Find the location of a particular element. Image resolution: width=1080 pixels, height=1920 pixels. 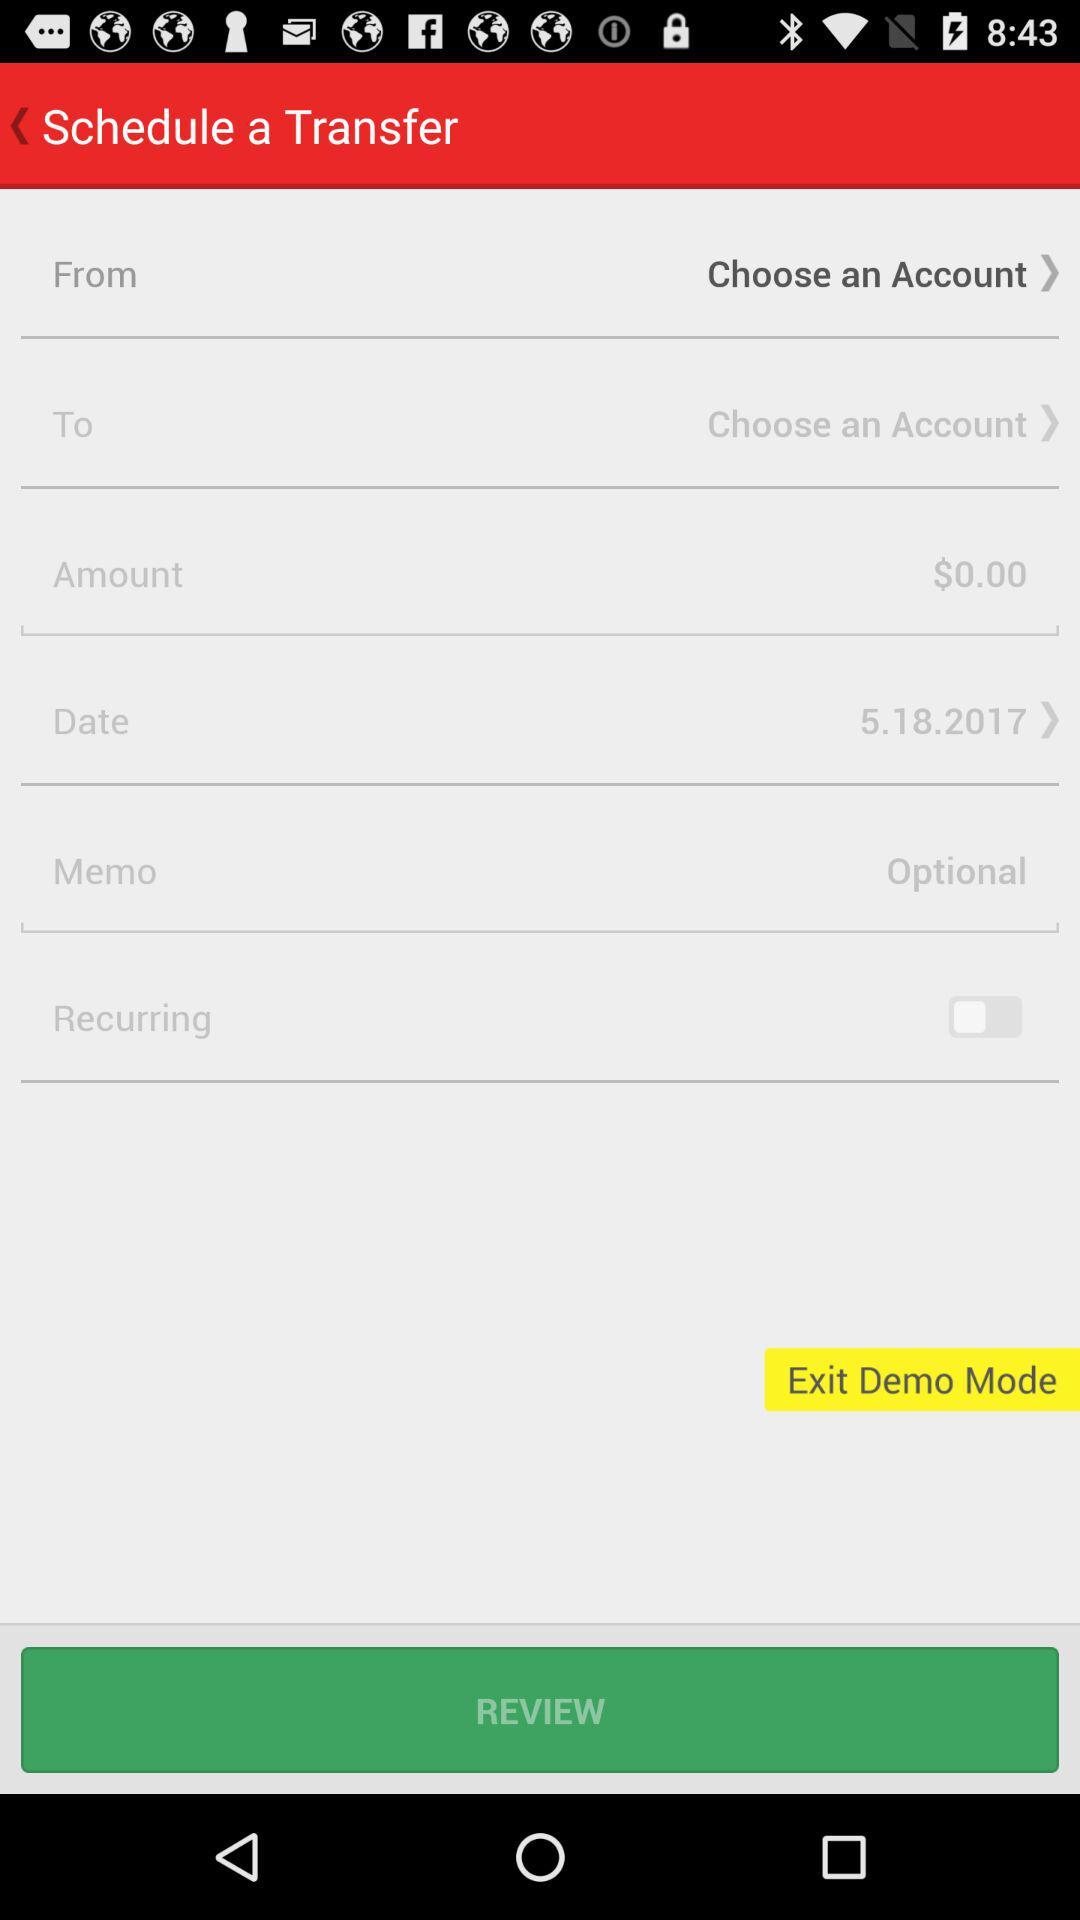

on button is located at coordinates (984, 1017).